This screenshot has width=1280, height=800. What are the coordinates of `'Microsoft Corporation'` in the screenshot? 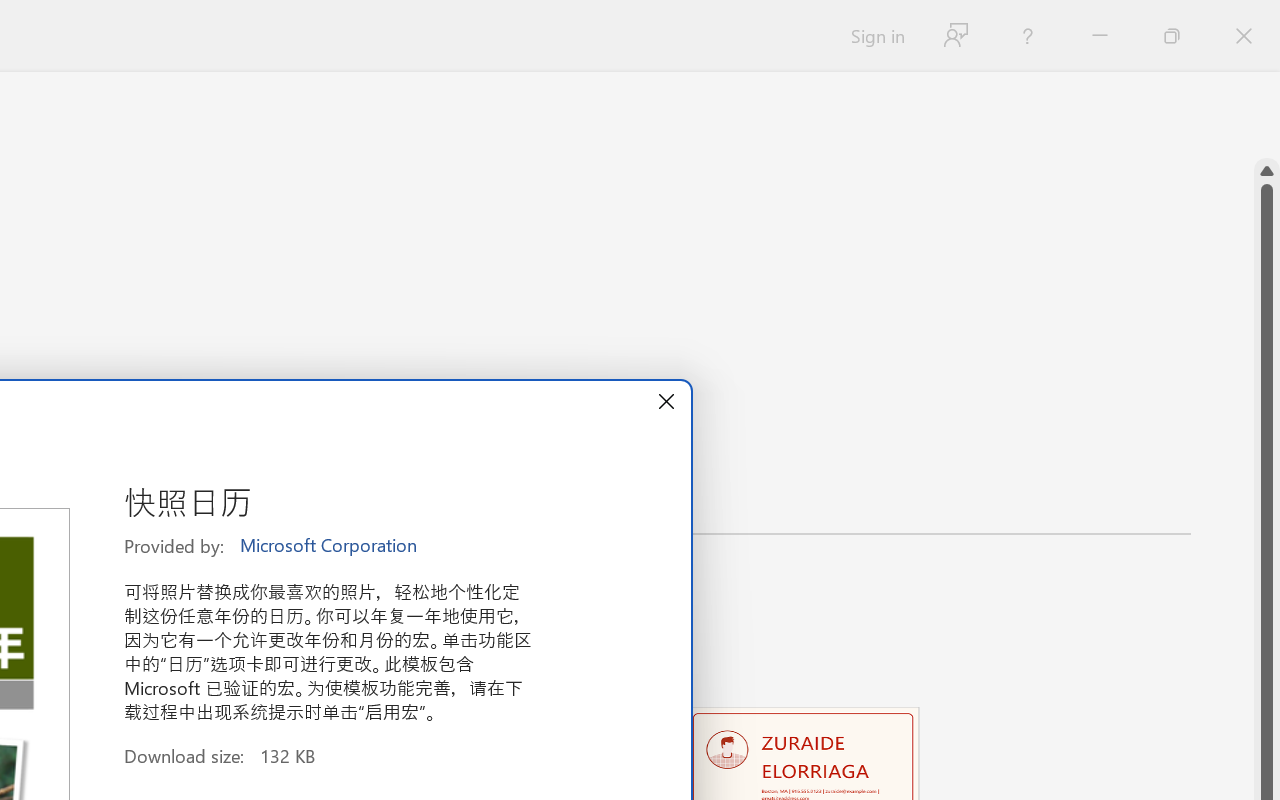 It's located at (330, 546).